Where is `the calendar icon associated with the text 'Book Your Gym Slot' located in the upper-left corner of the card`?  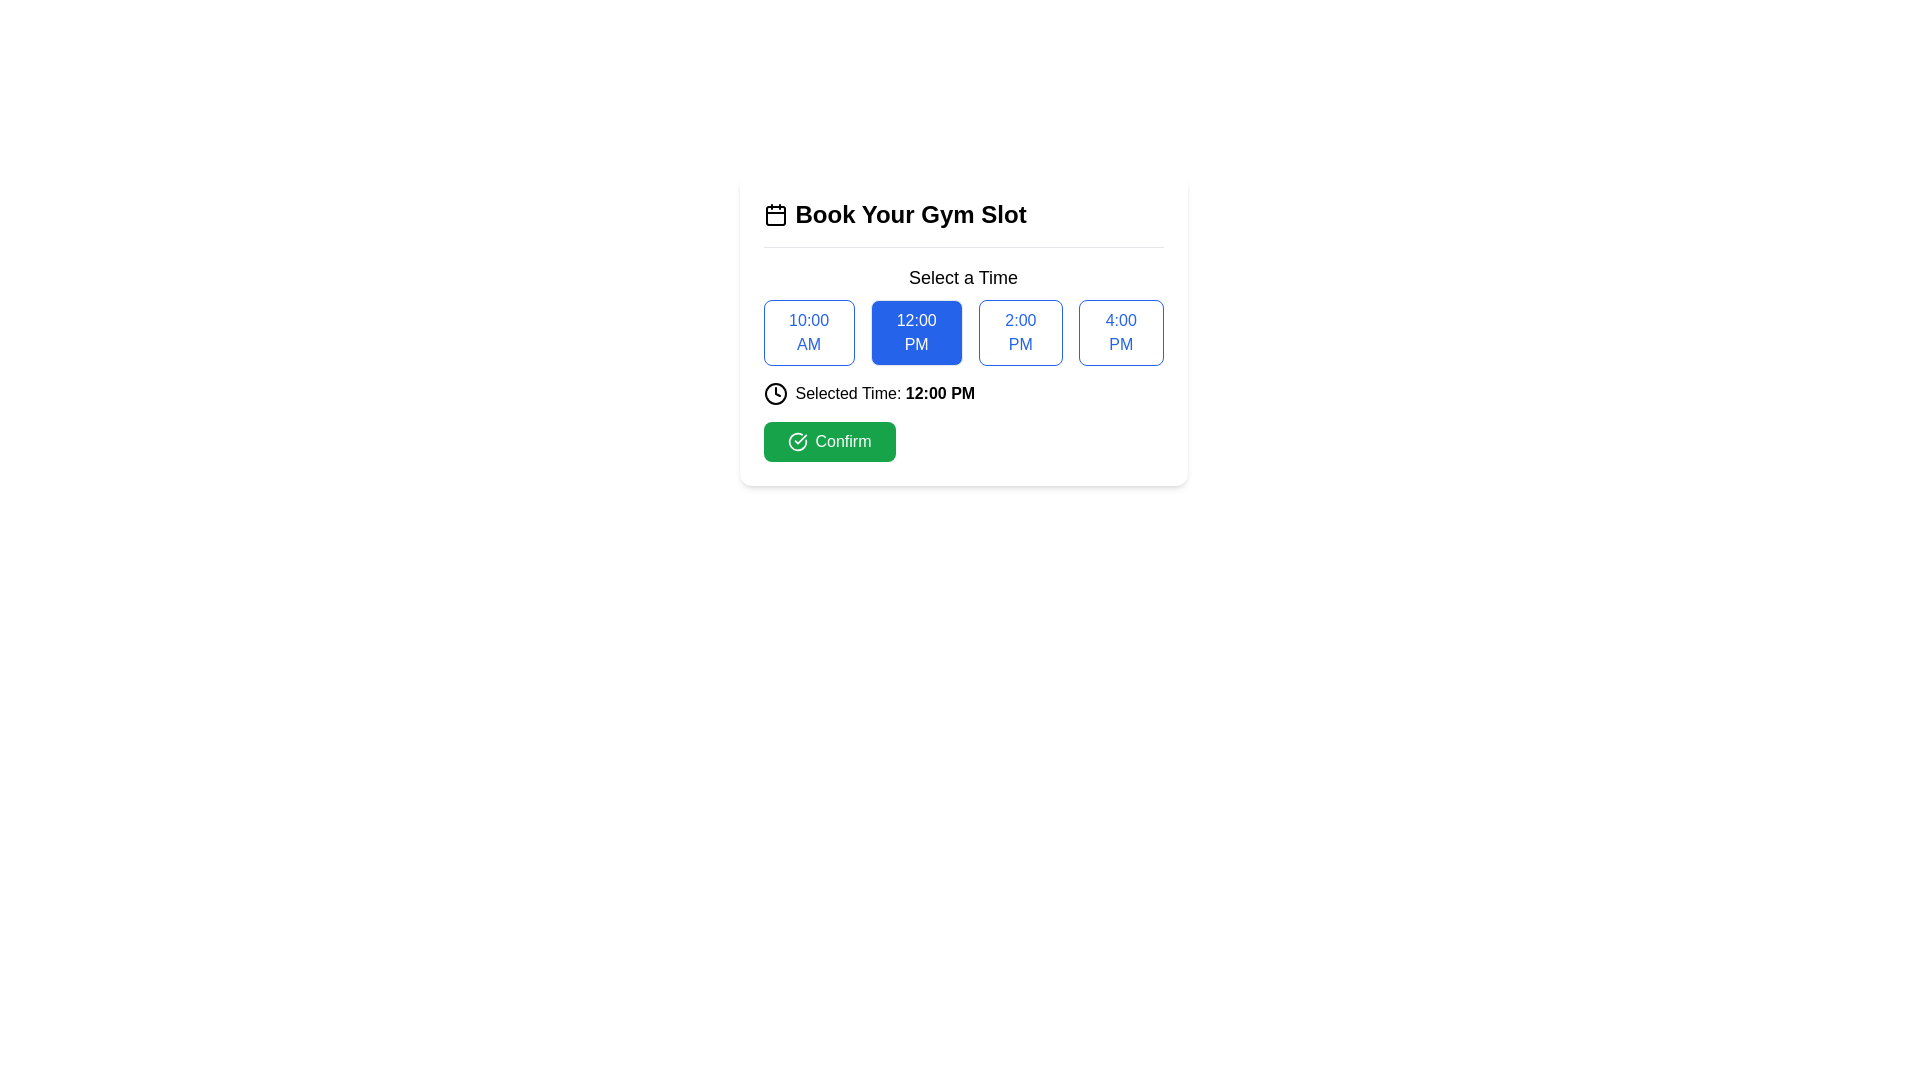 the calendar icon associated with the text 'Book Your Gym Slot' located in the upper-left corner of the card is located at coordinates (774, 215).